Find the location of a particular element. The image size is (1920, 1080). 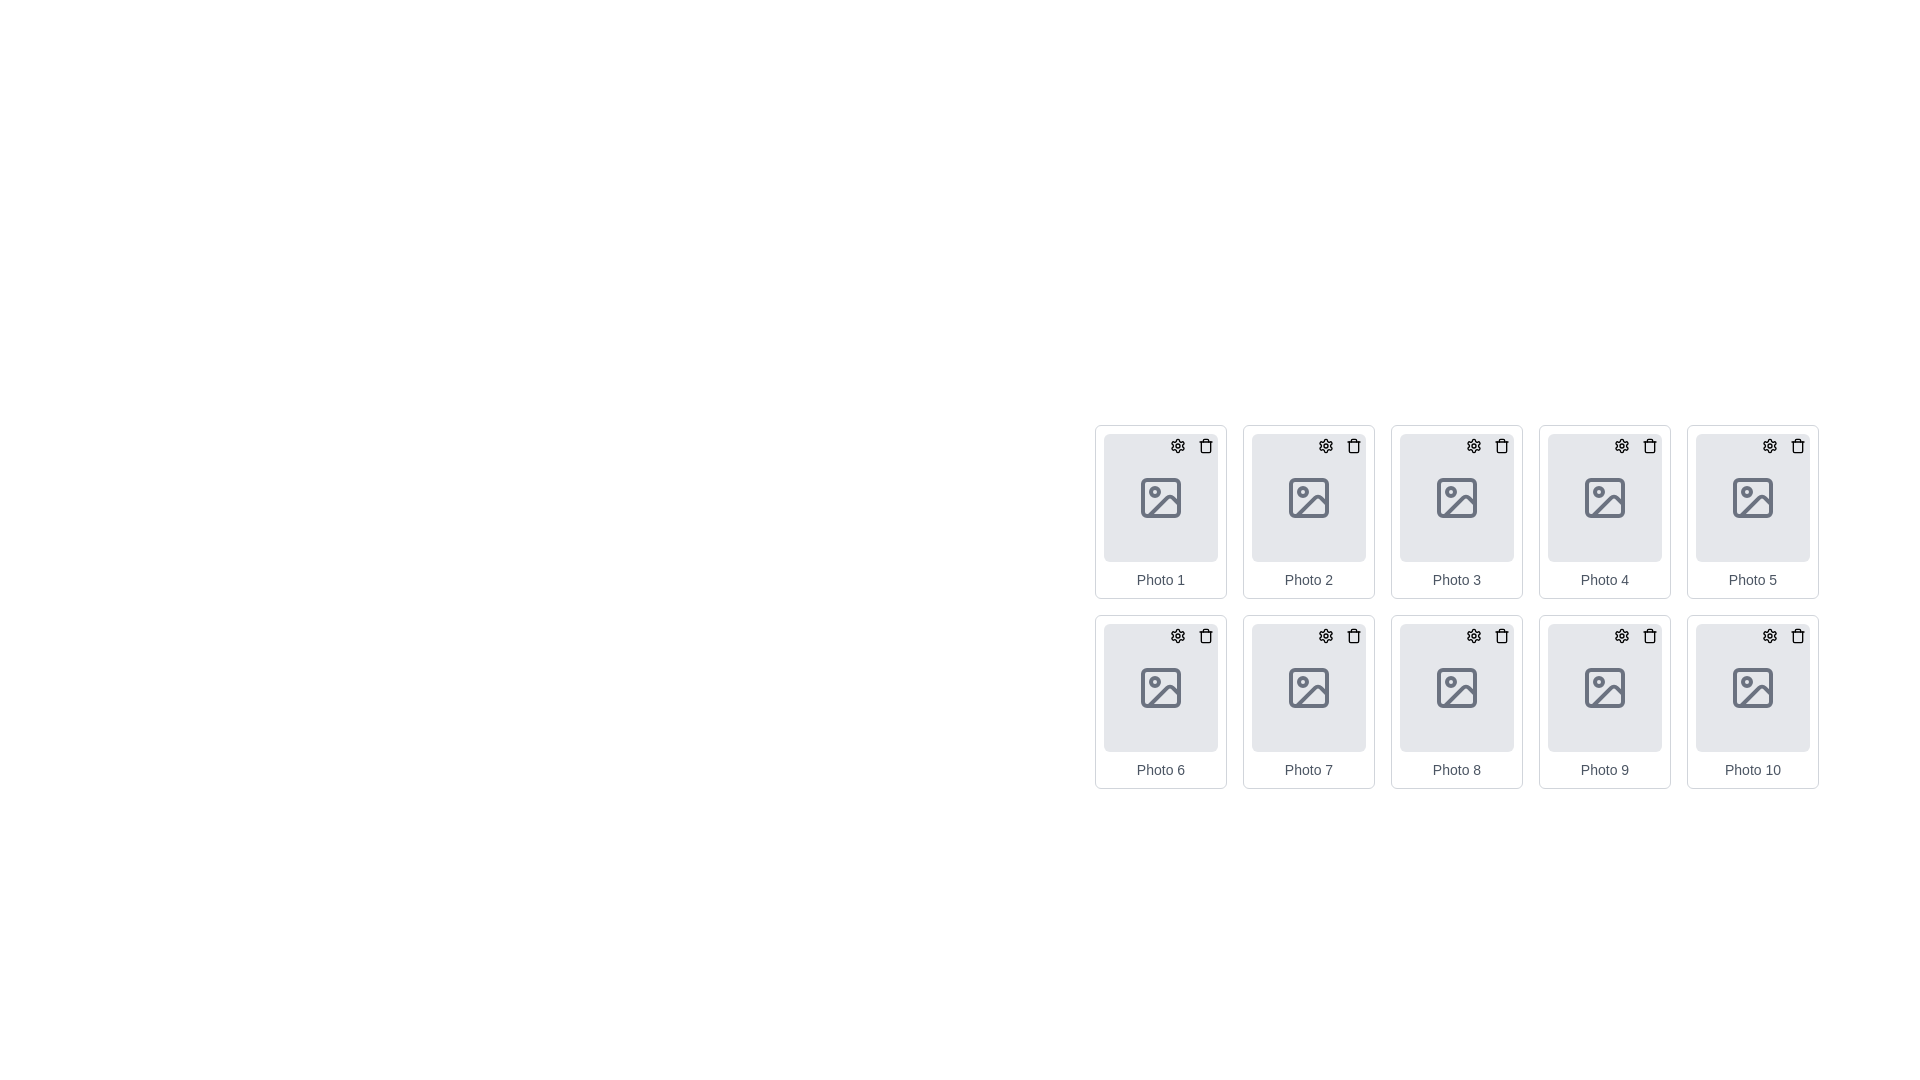

the settings button located at the top right corner of the sixth photo card is located at coordinates (1177, 636).